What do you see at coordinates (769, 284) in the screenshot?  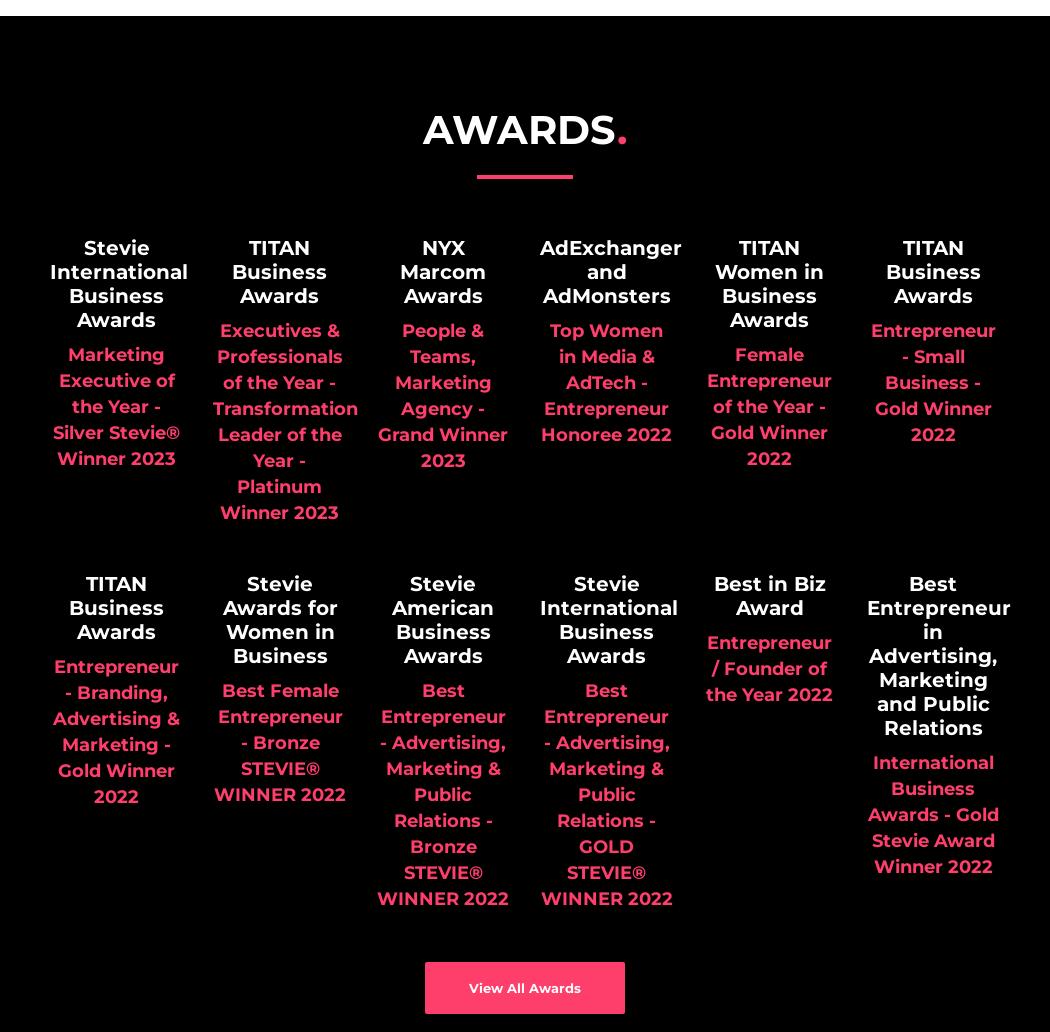 I see `'TITAN Women in Business Awards'` at bounding box center [769, 284].